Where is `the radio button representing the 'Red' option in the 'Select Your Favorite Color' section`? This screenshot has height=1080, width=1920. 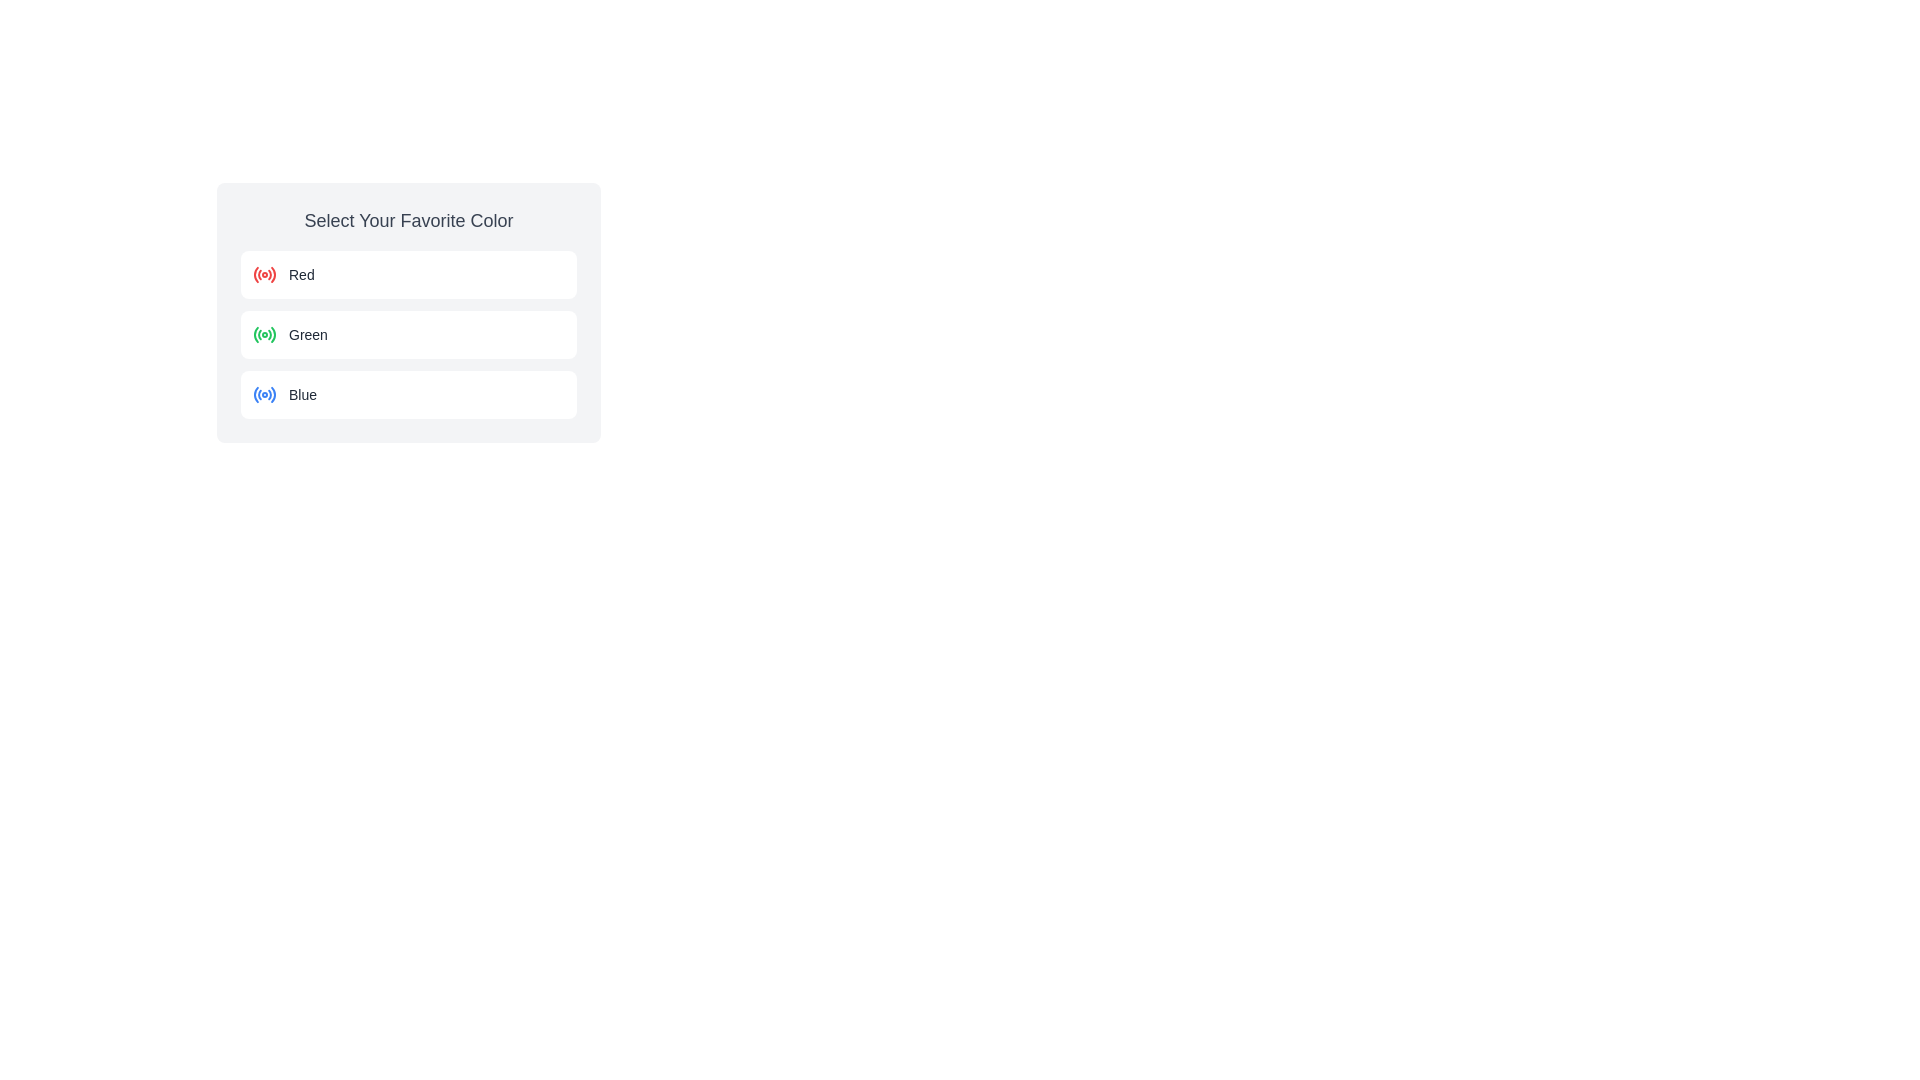
the radio button representing the 'Red' option in the 'Select Your Favorite Color' section is located at coordinates (263, 274).